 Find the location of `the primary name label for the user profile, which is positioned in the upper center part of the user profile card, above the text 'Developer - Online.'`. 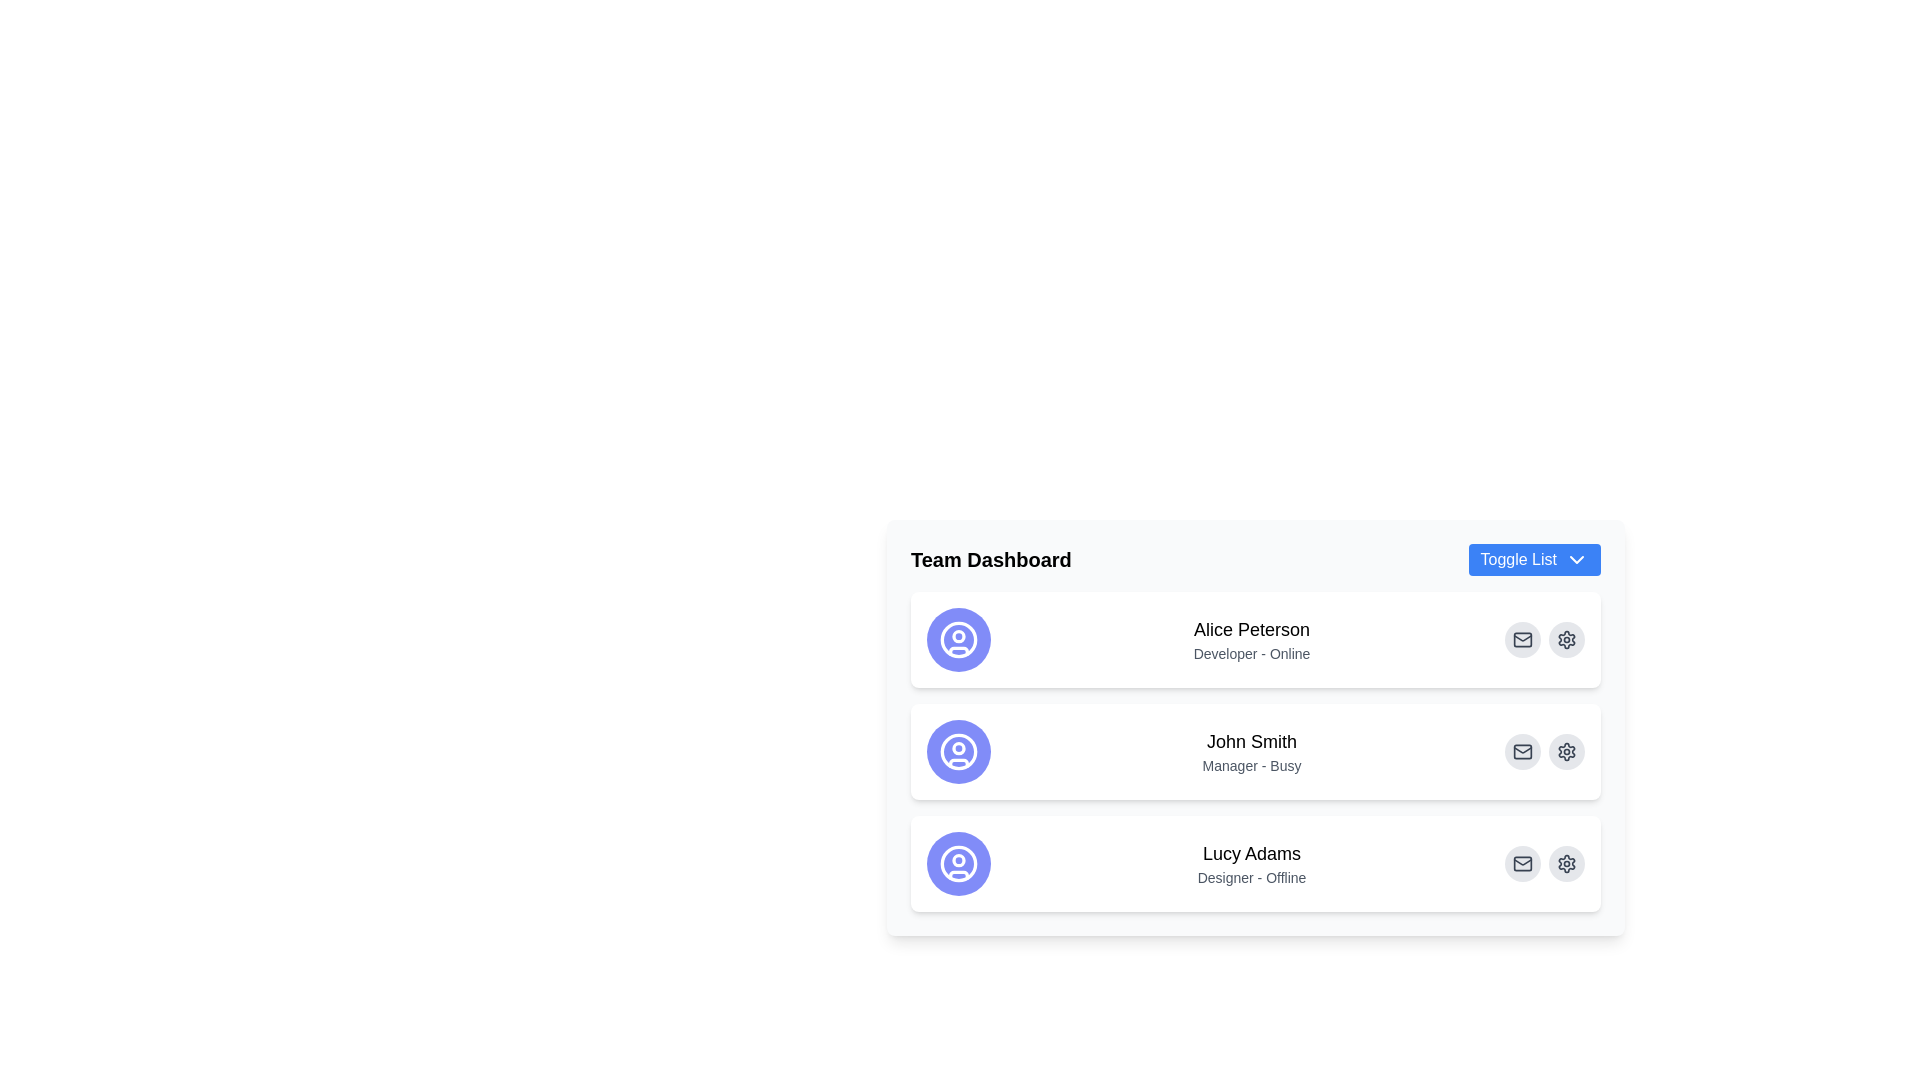

the primary name label for the user profile, which is positioned in the upper center part of the user profile card, above the text 'Developer - Online.' is located at coordinates (1251, 628).